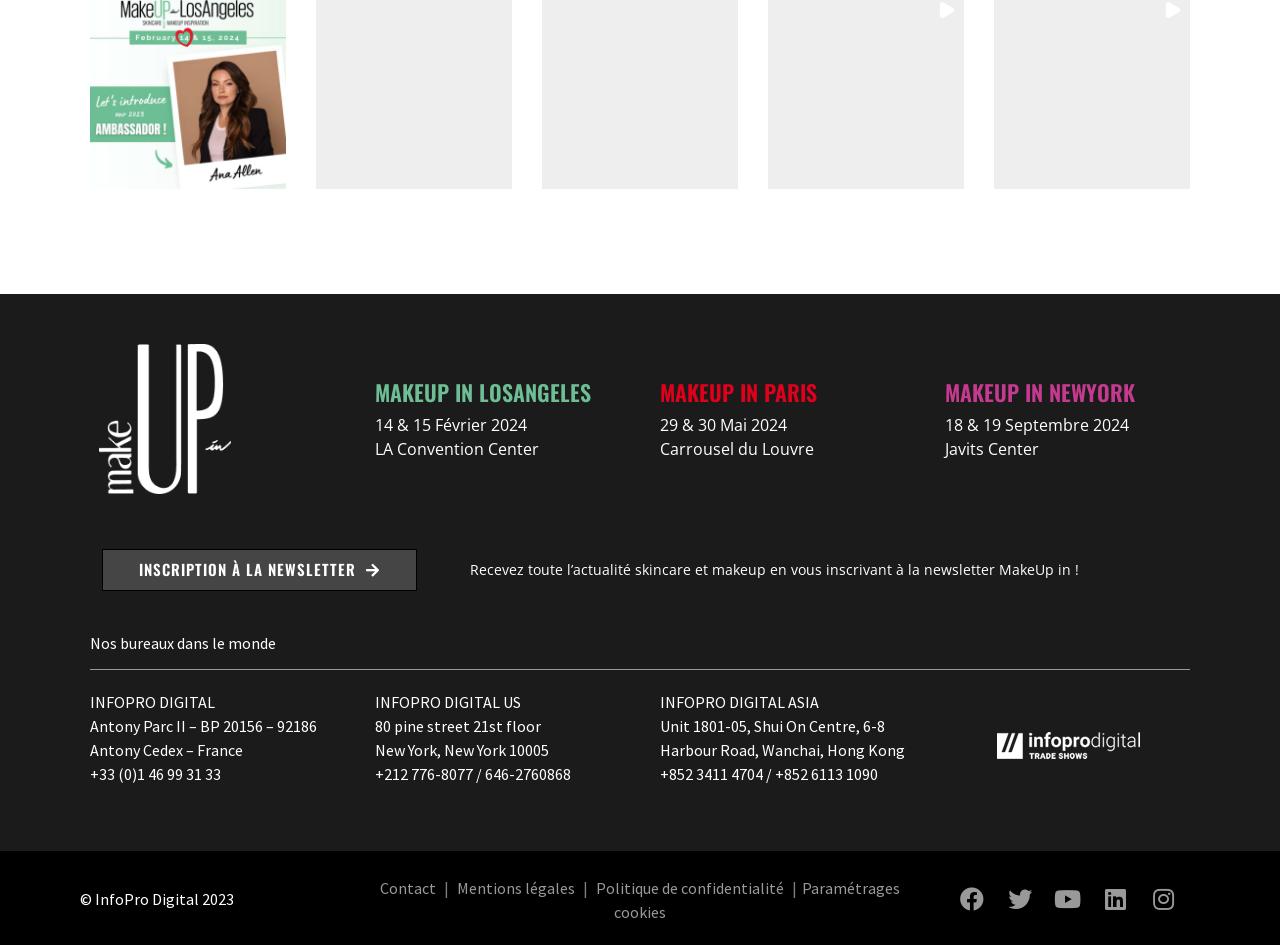  Describe the element at coordinates (737, 390) in the screenshot. I see `'MAKEUP IN PARIS'` at that location.